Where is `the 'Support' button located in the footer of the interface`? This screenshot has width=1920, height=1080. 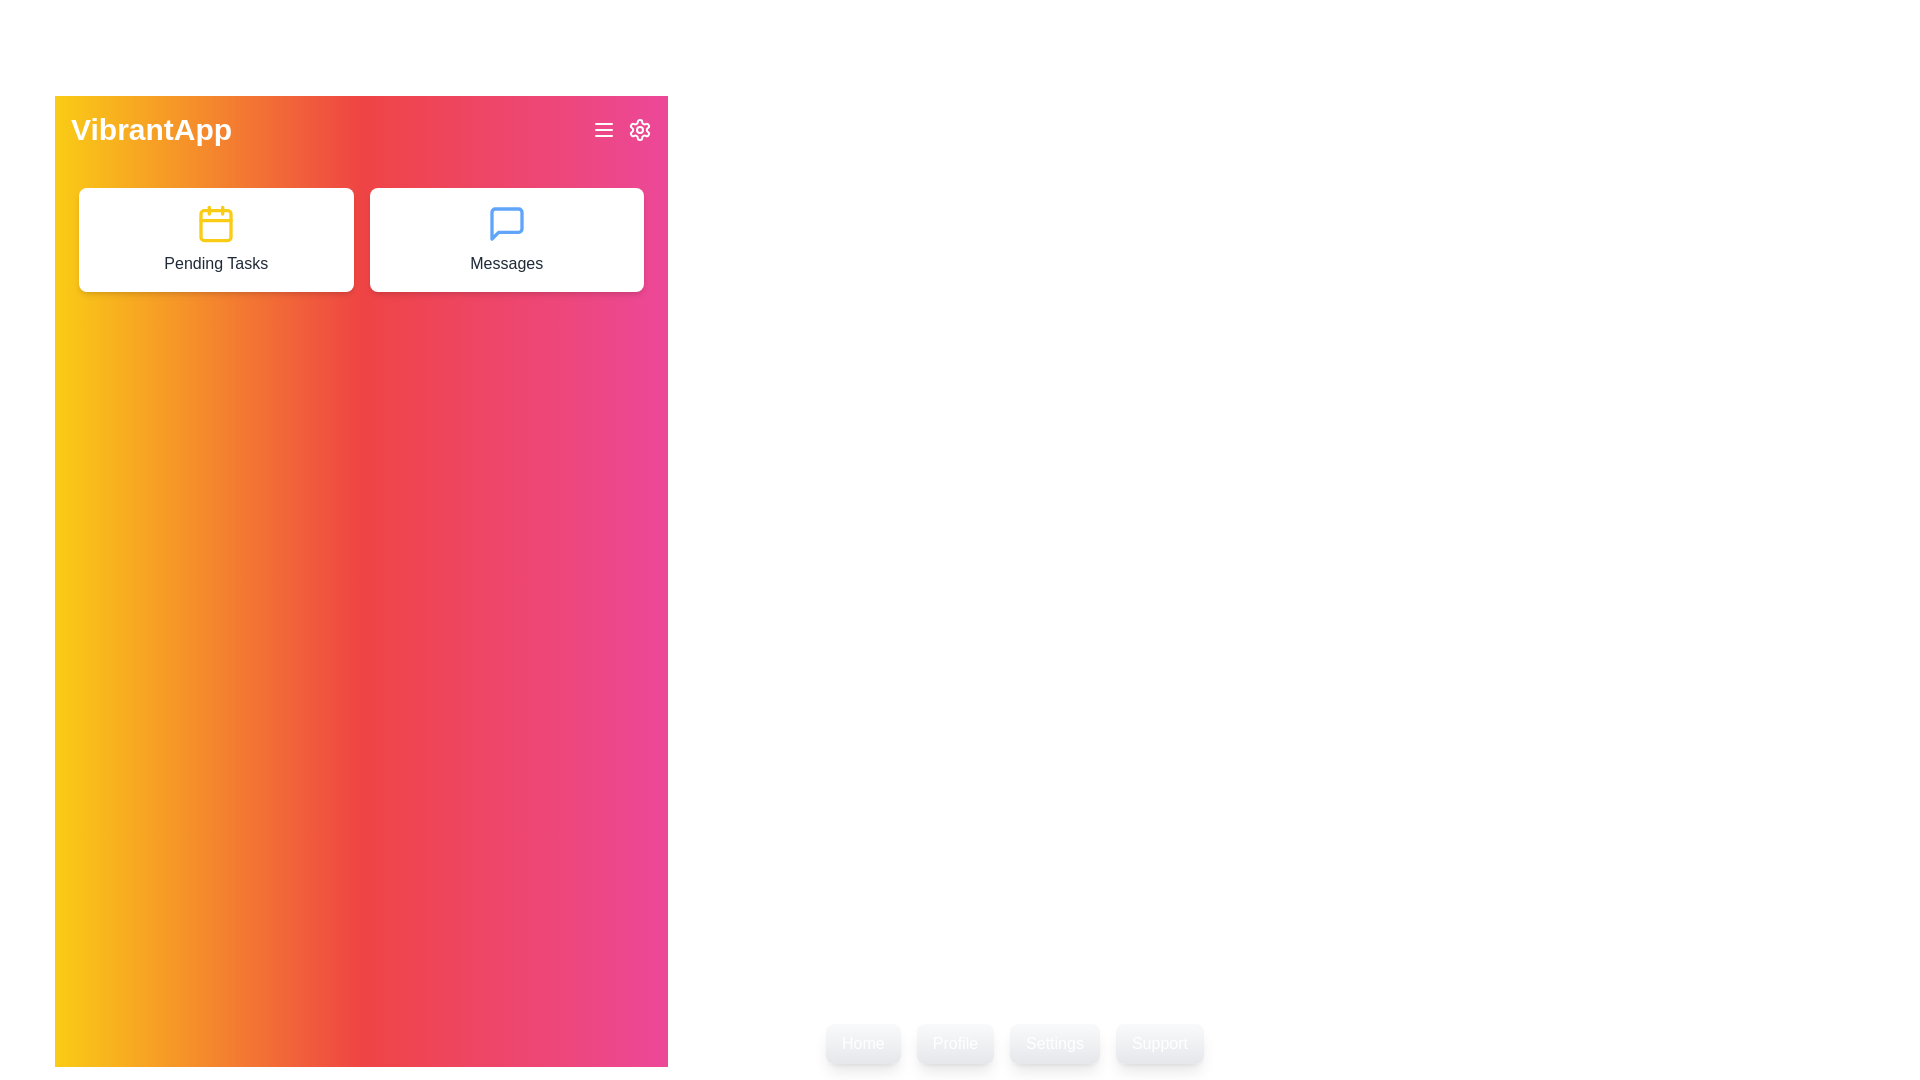
the 'Support' button located in the footer of the interface is located at coordinates (1159, 1043).